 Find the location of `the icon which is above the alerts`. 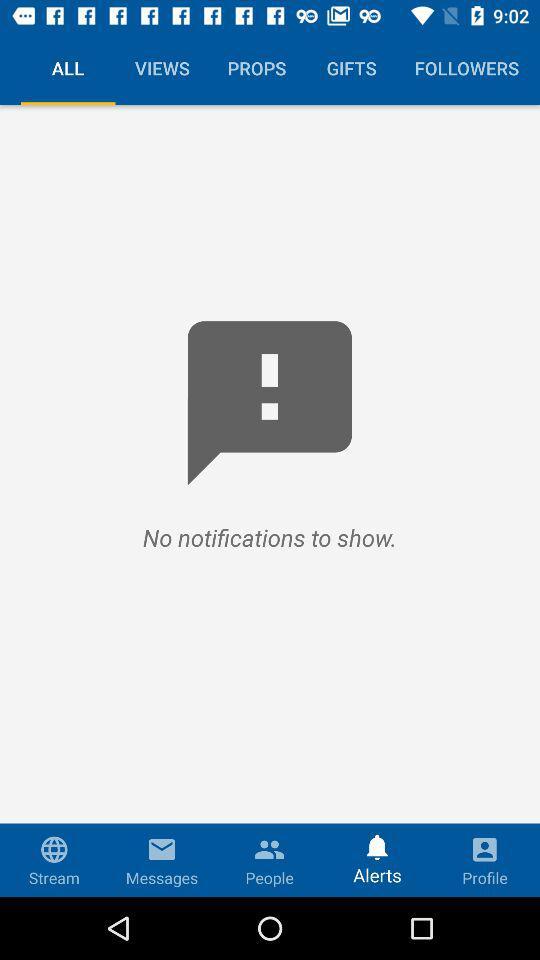

the icon which is above the alerts is located at coordinates (377, 842).